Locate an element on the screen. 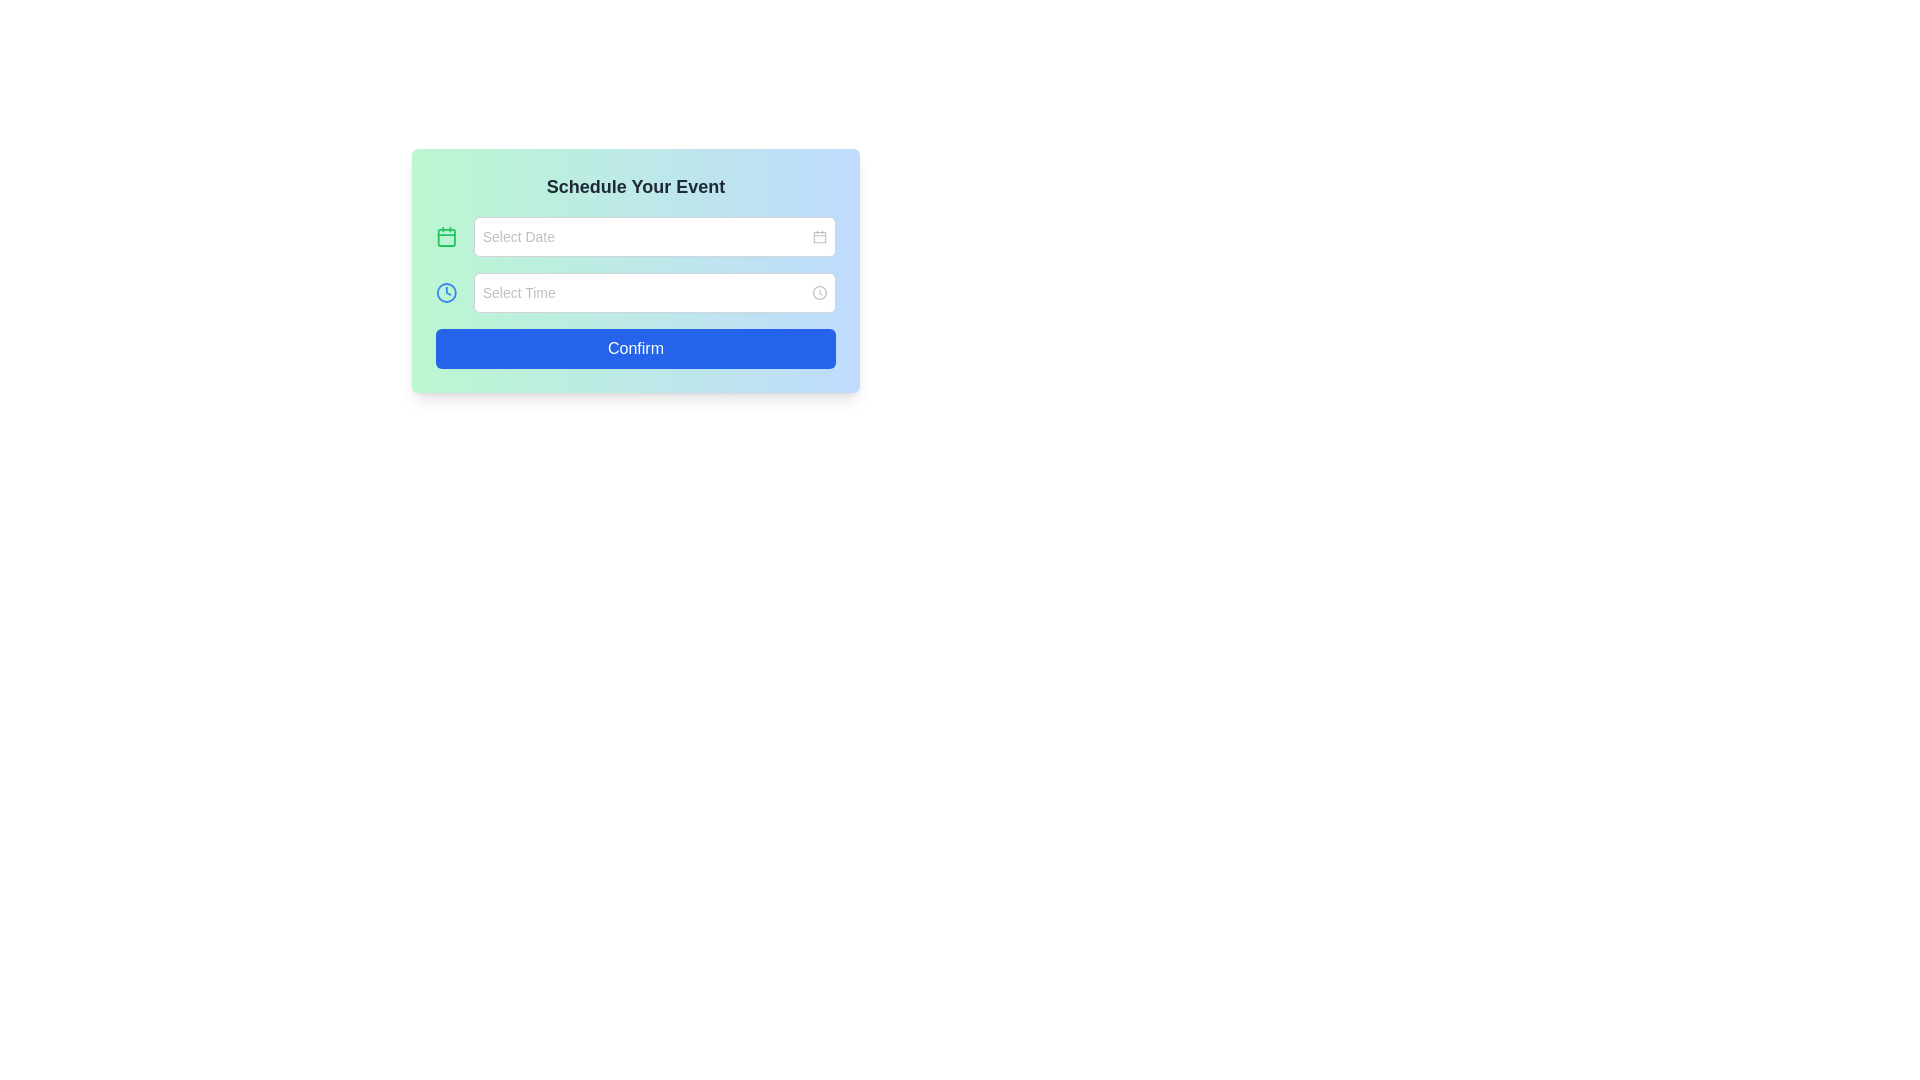 The width and height of the screenshot is (1920, 1080). a date from the text input field labeled 'Select Date' in the 'Schedule Your Event' form panel is located at coordinates (645, 235).